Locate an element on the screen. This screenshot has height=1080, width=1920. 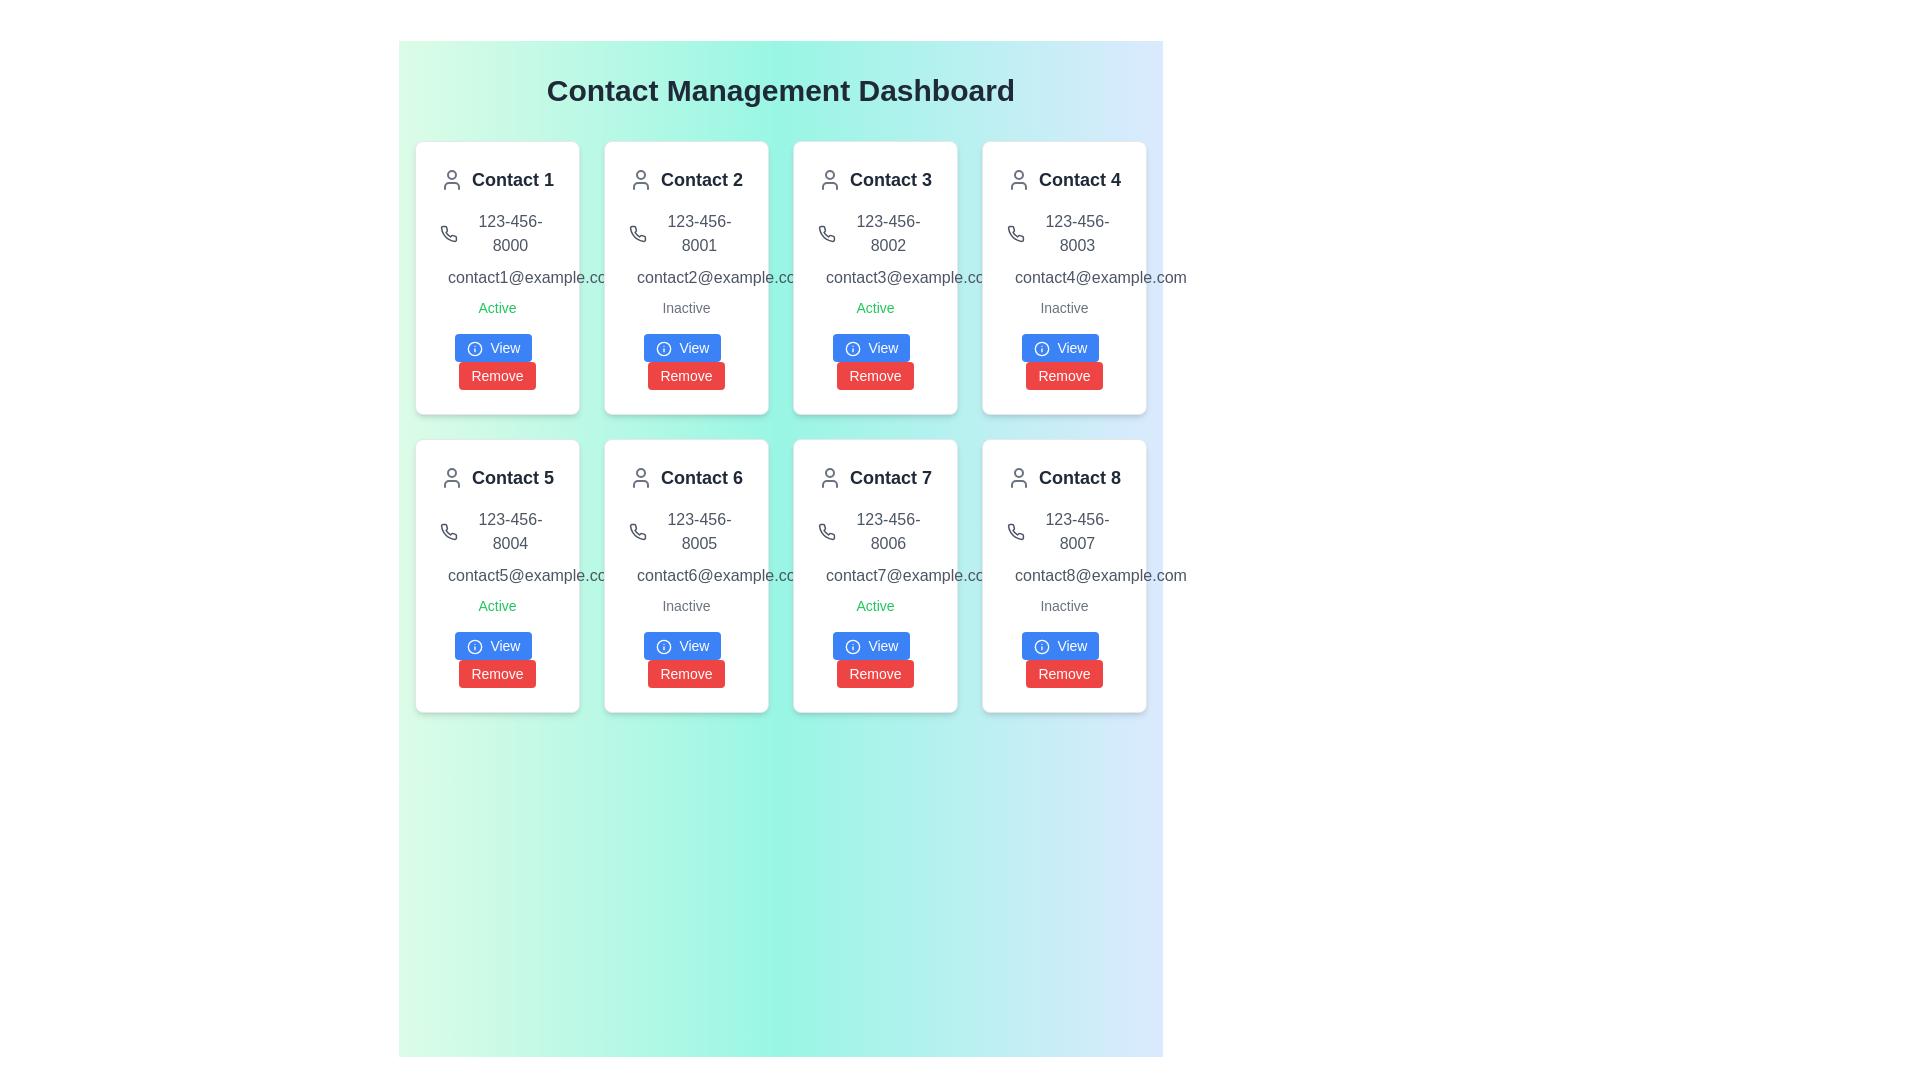
the text label displaying the email address 'contact2@example.com' for 'Contact 2', located below the phone number '123-456-8001' is located at coordinates (686, 277).